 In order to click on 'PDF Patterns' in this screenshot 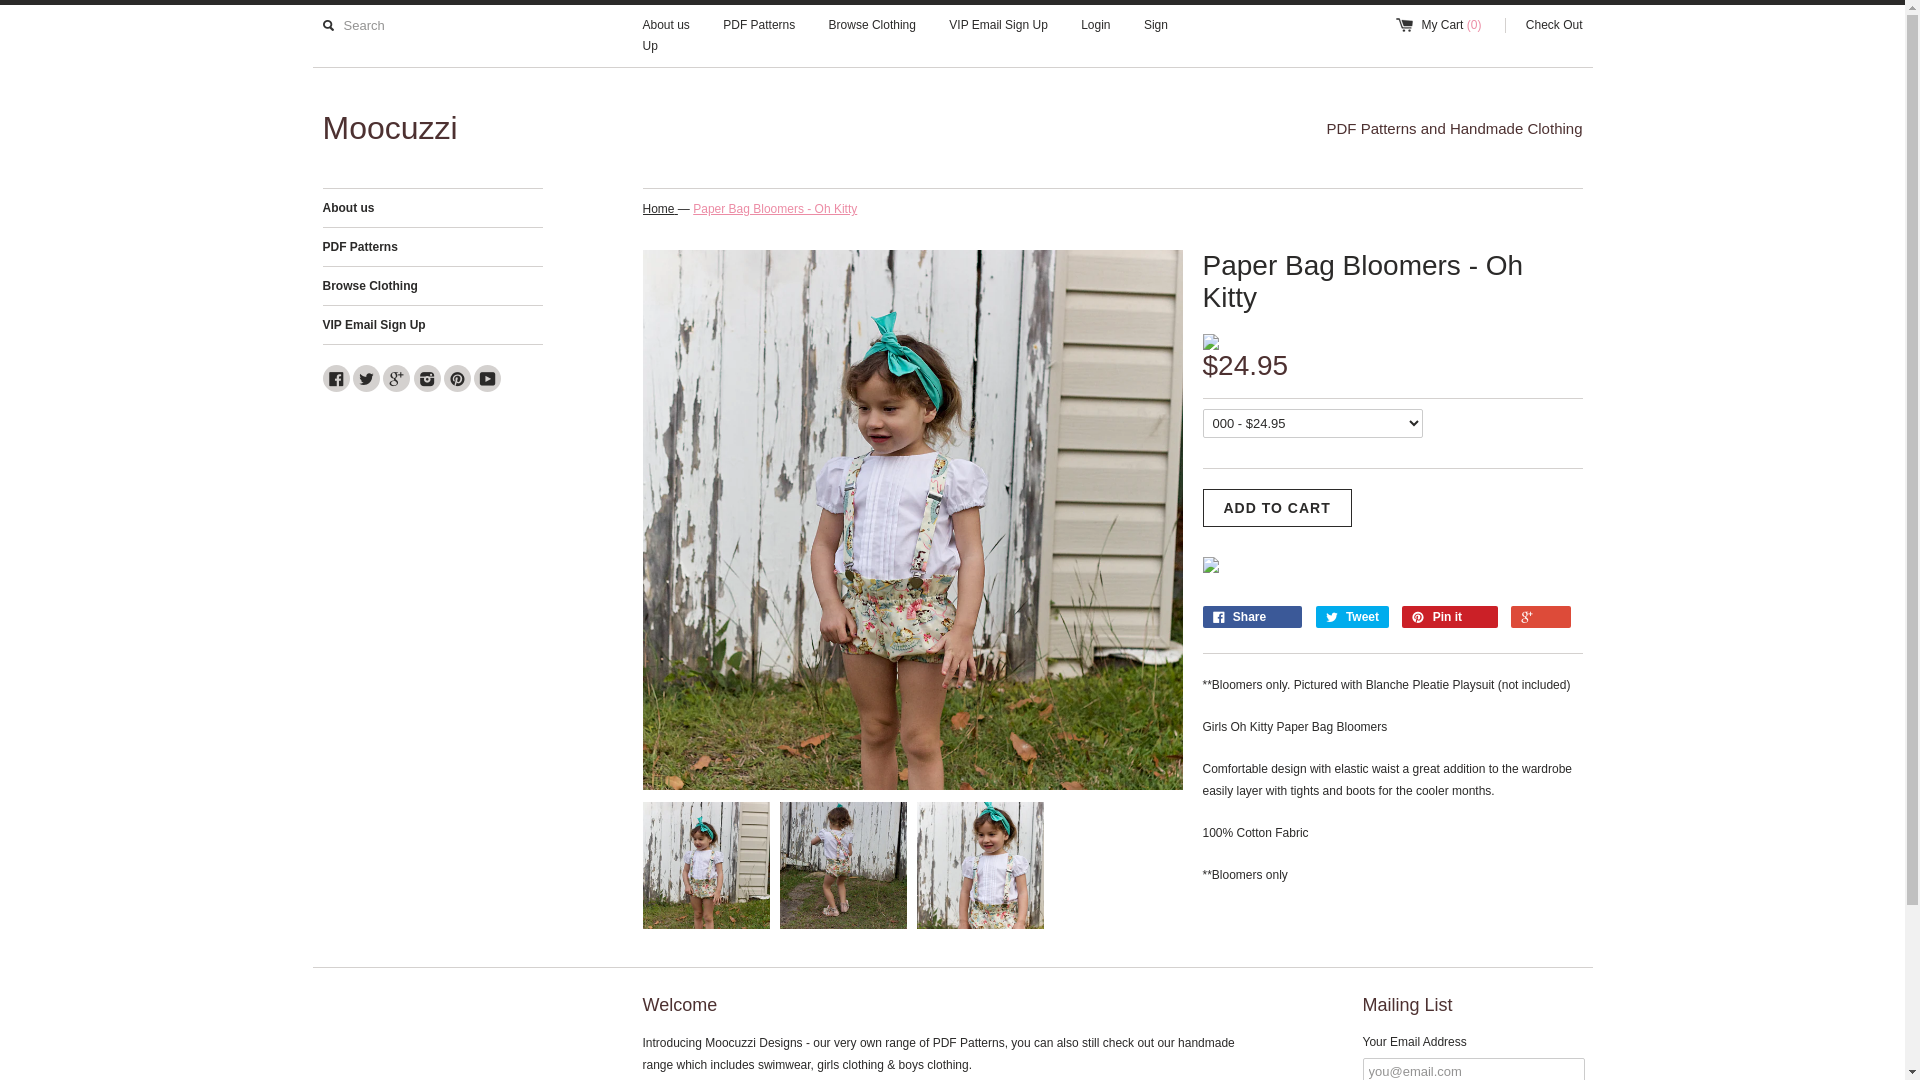, I will do `click(757, 25)`.